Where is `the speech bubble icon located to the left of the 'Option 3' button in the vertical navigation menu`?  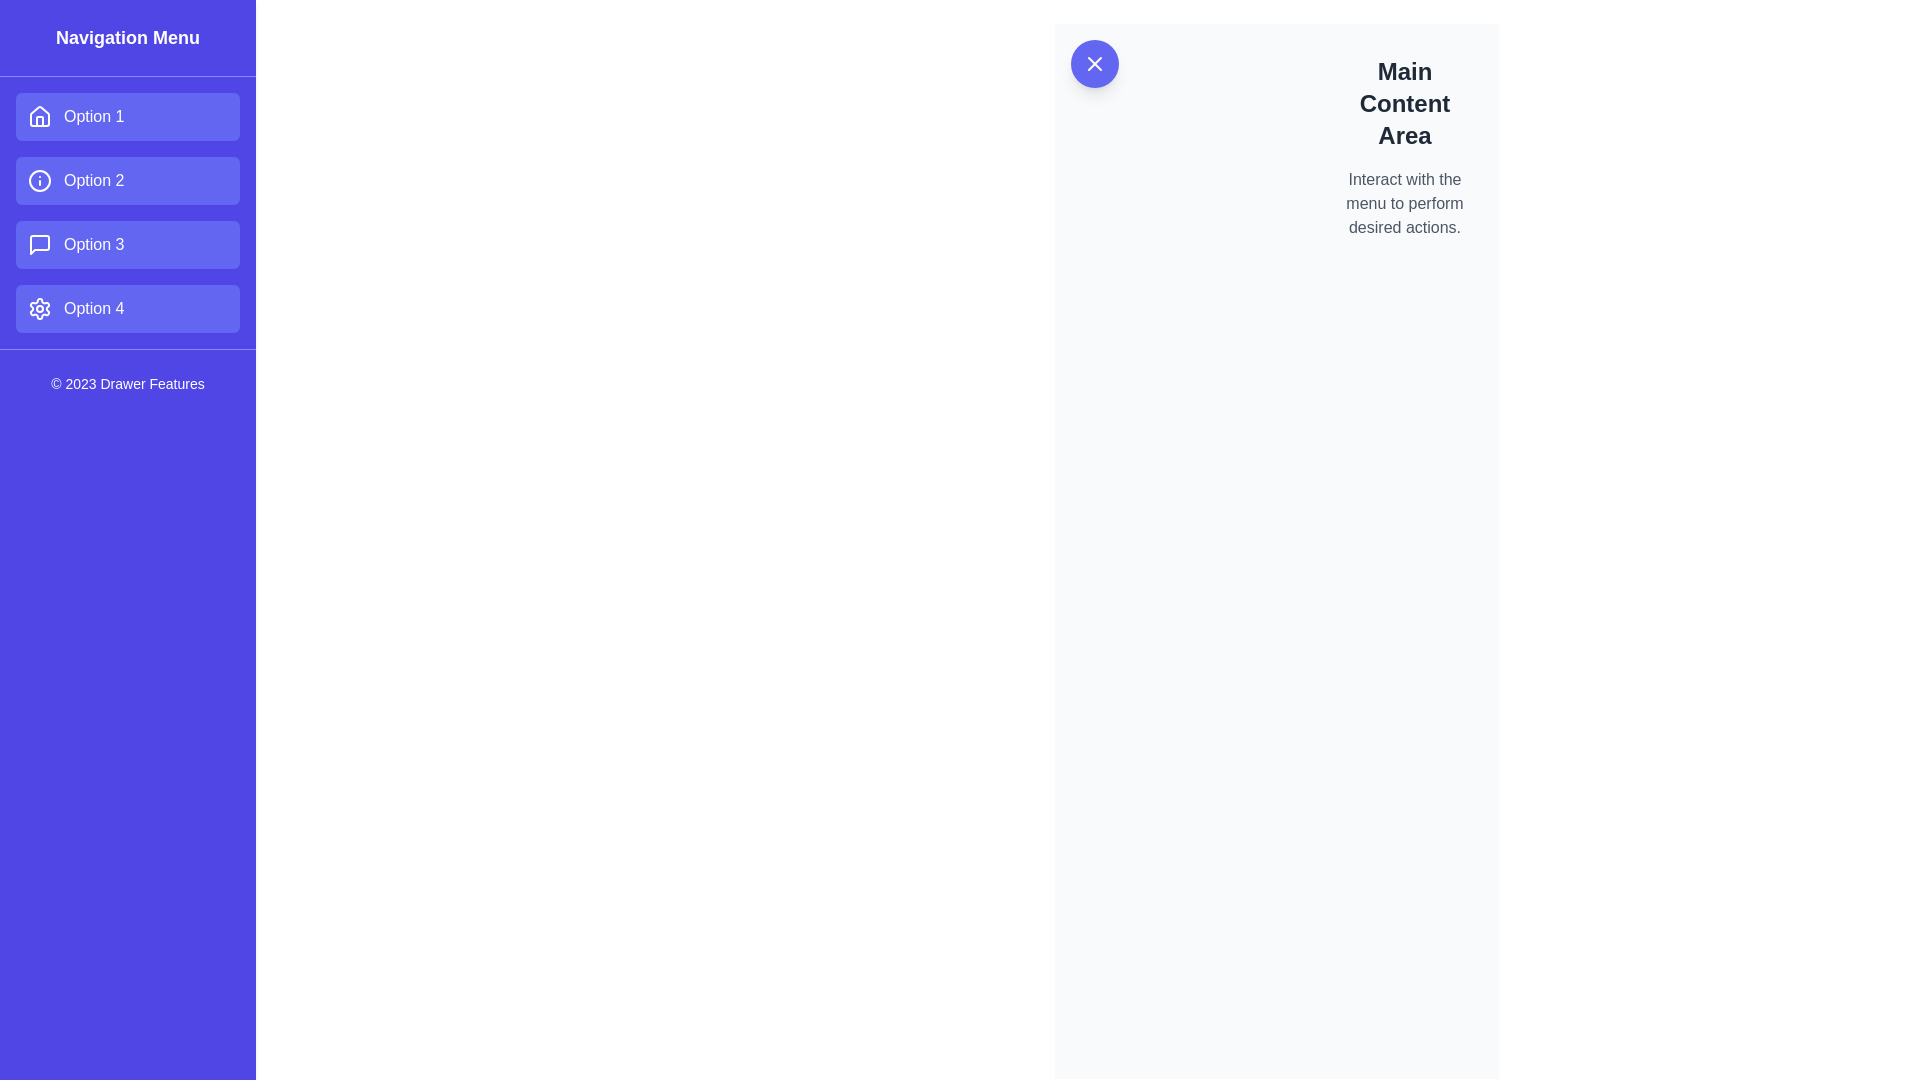 the speech bubble icon located to the left of the 'Option 3' button in the vertical navigation menu is located at coordinates (39, 244).